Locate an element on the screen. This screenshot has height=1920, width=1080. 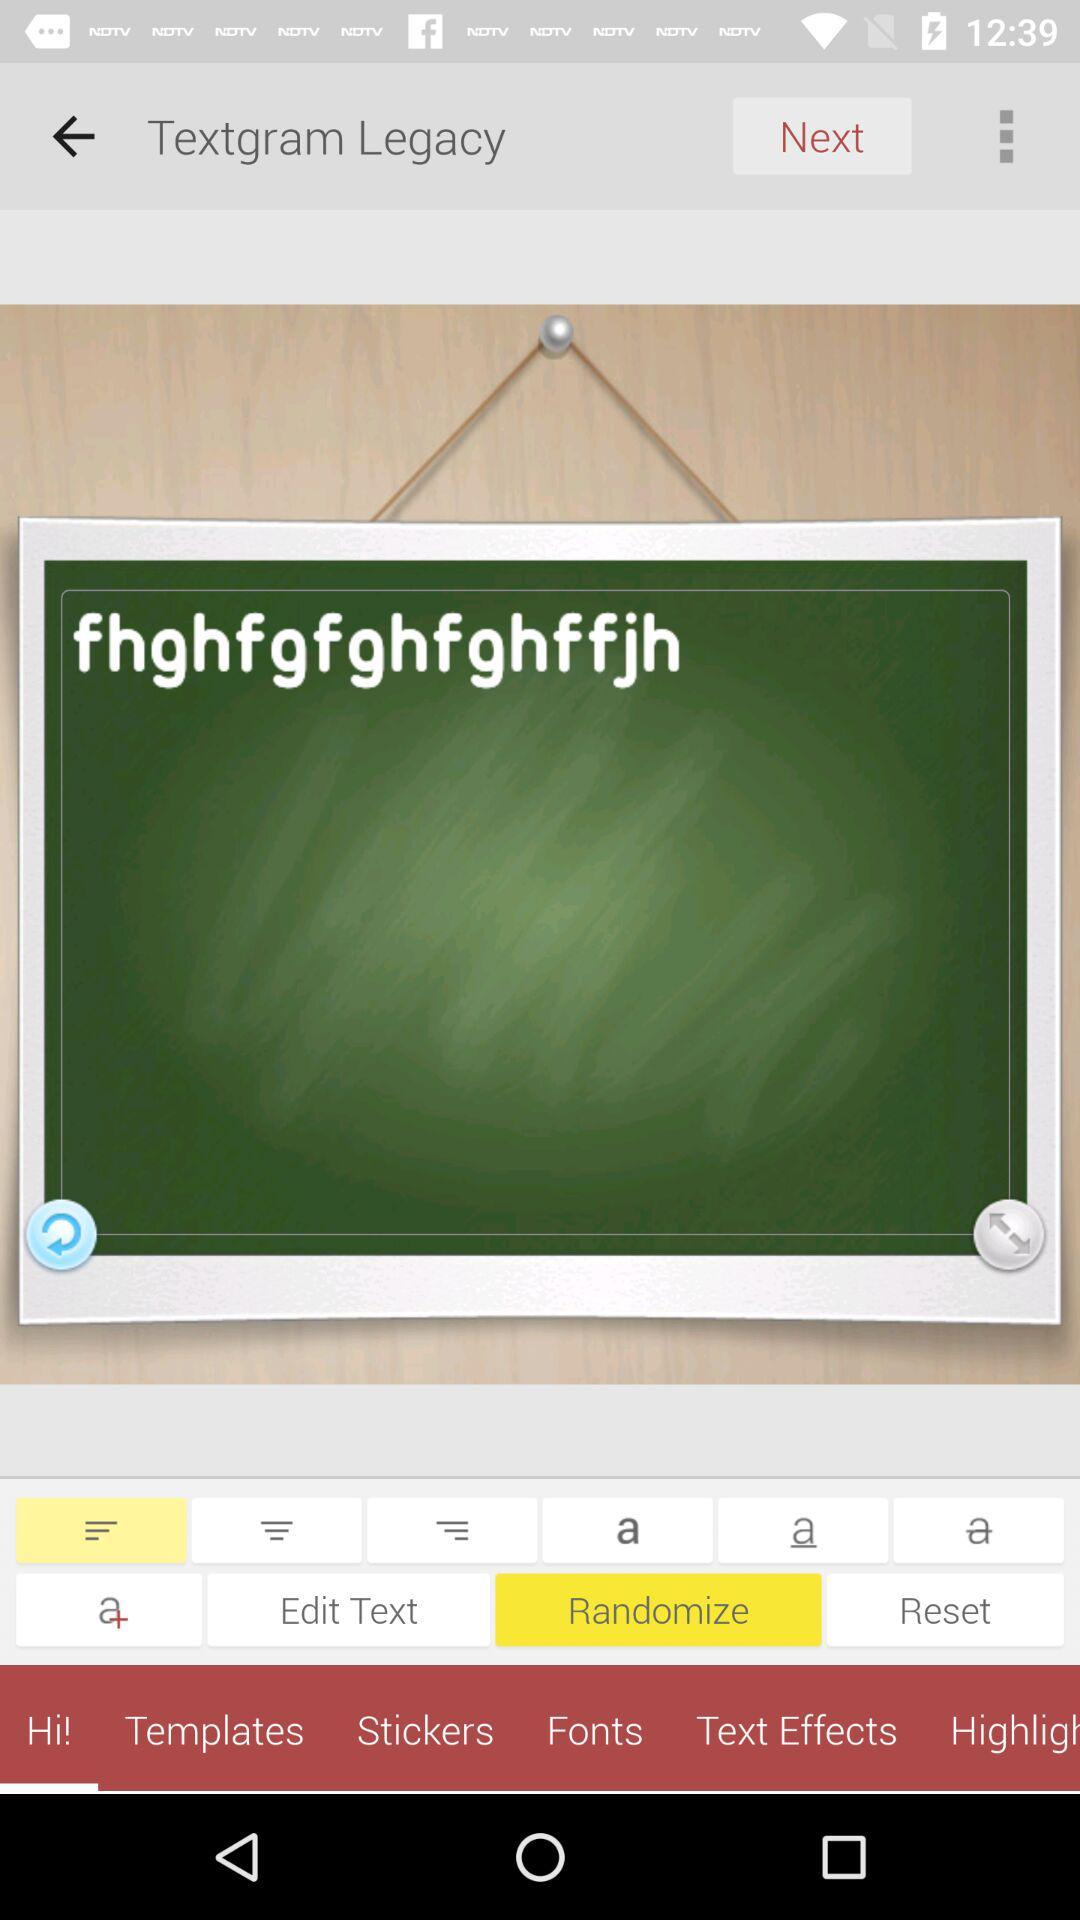
templates item is located at coordinates (214, 1728).